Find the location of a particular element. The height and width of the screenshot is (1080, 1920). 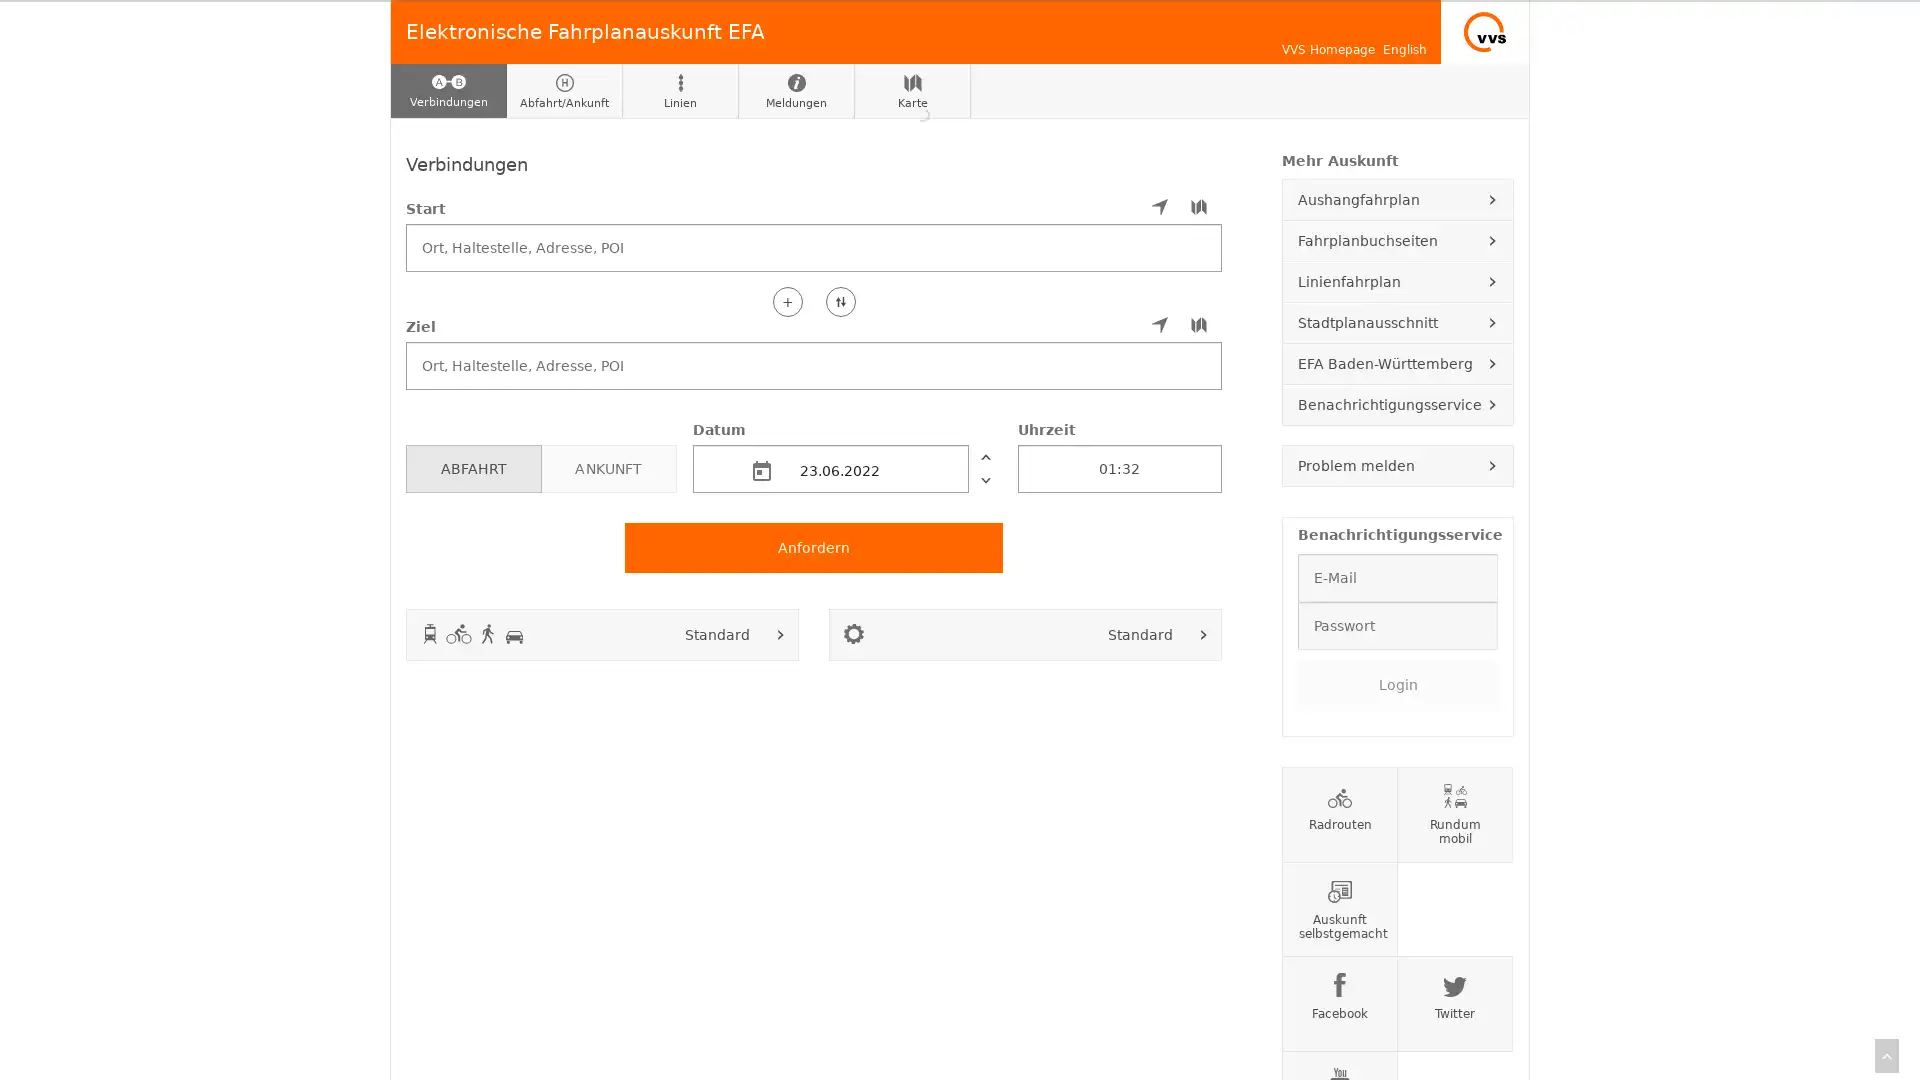

md-calendar is located at coordinates (761, 470).